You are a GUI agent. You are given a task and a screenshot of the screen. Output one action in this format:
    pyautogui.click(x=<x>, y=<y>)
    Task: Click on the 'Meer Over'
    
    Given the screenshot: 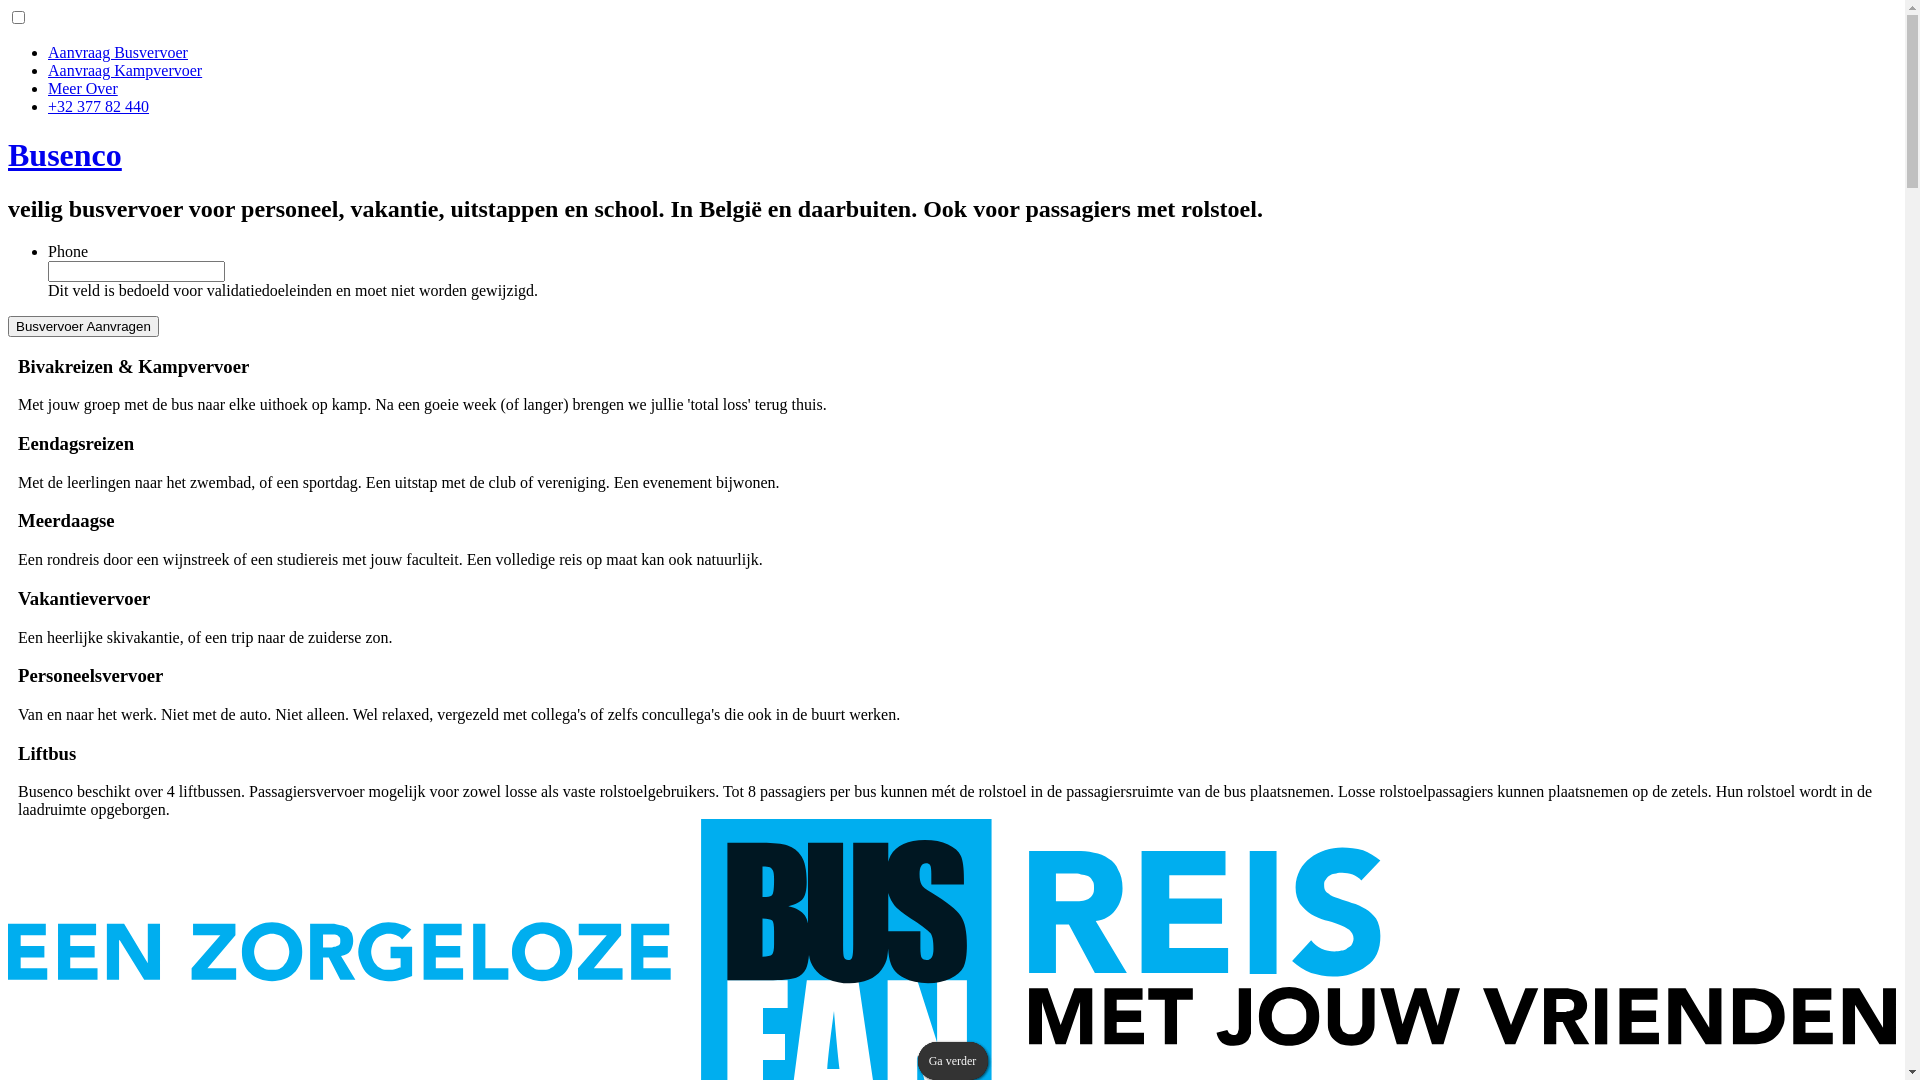 What is the action you would take?
    pyautogui.click(x=81, y=87)
    